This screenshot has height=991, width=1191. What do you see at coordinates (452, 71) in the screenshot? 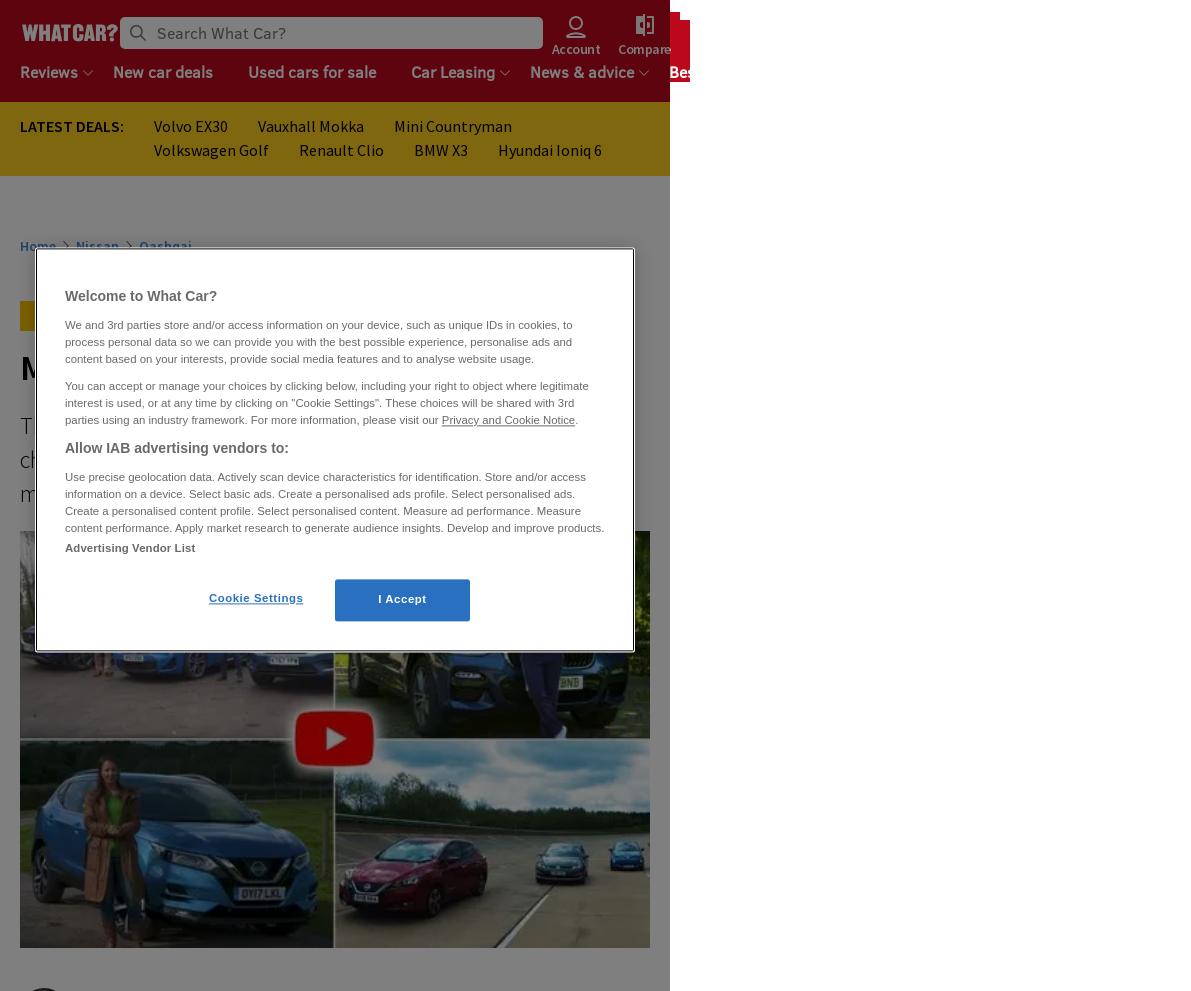
I see `'Car Leasing'` at bounding box center [452, 71].